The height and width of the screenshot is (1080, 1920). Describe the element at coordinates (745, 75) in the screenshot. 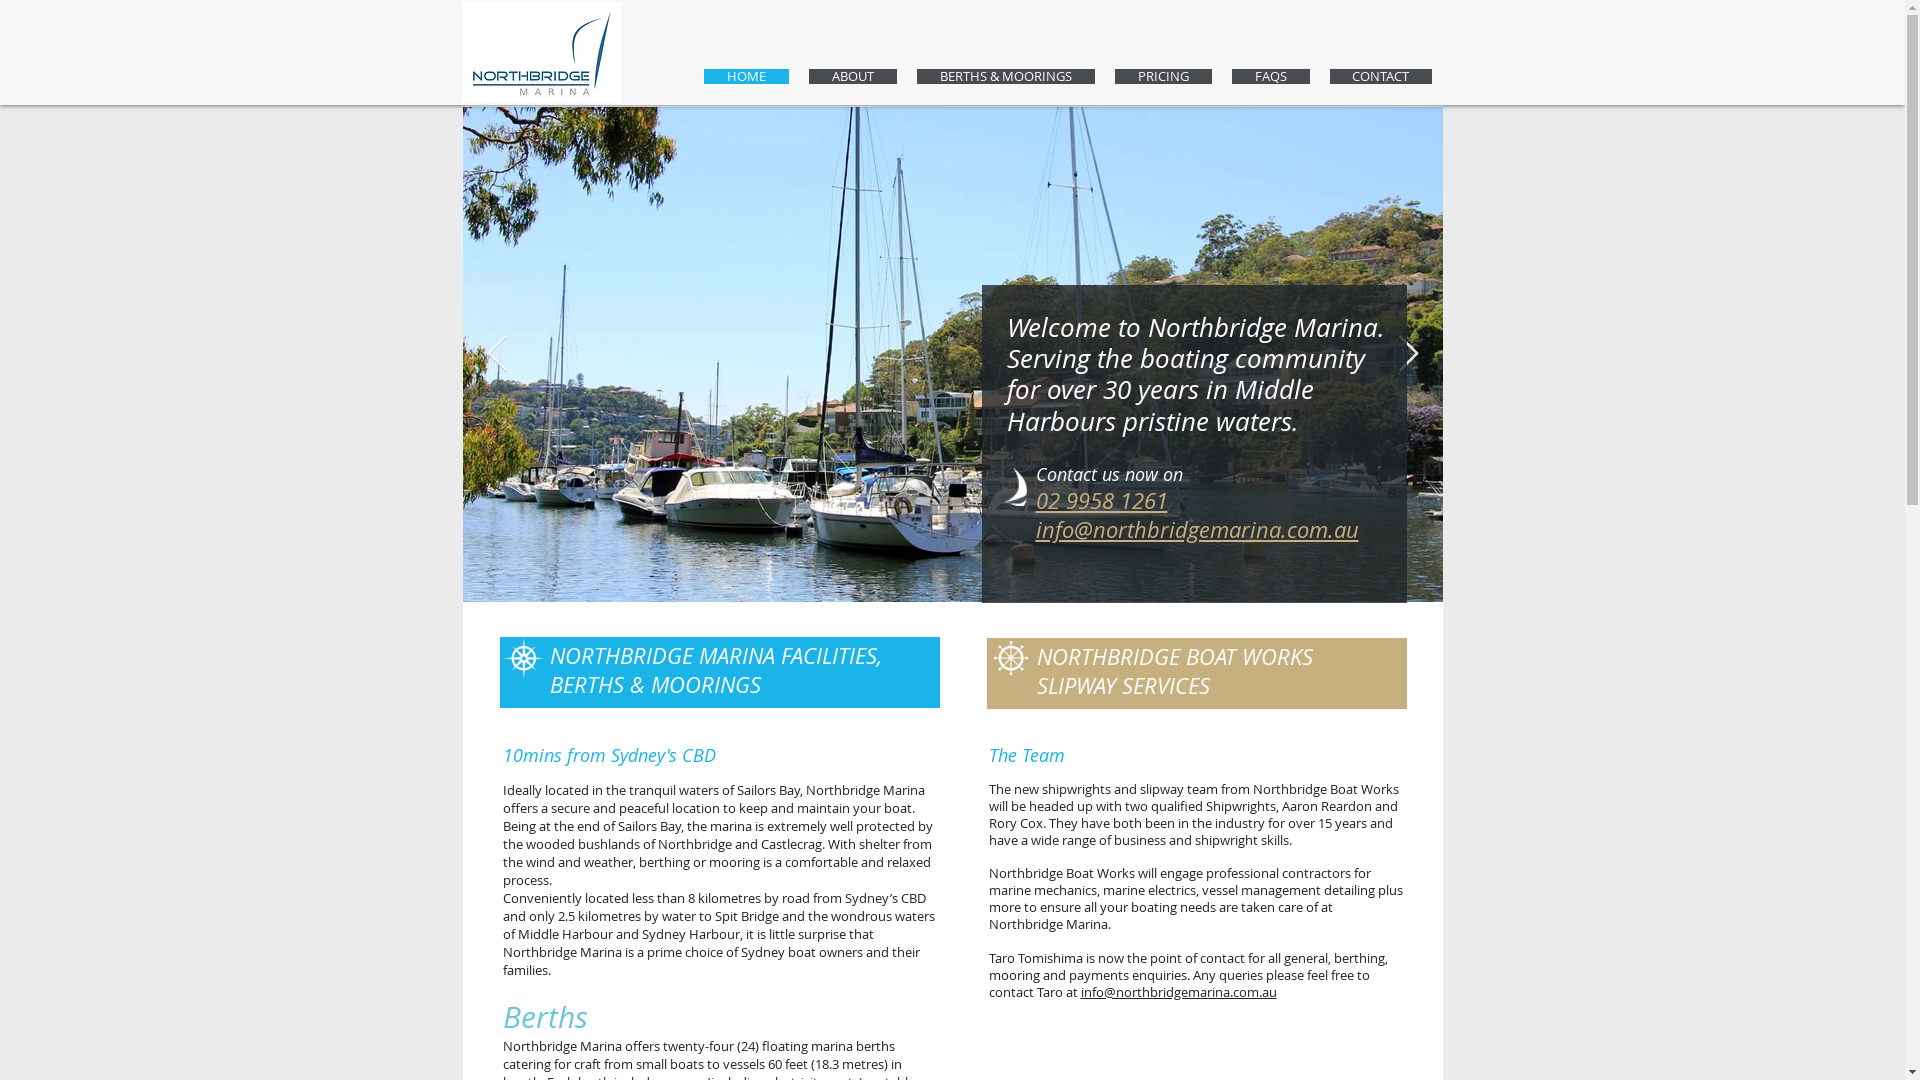

I see `'HOME'` at that location.